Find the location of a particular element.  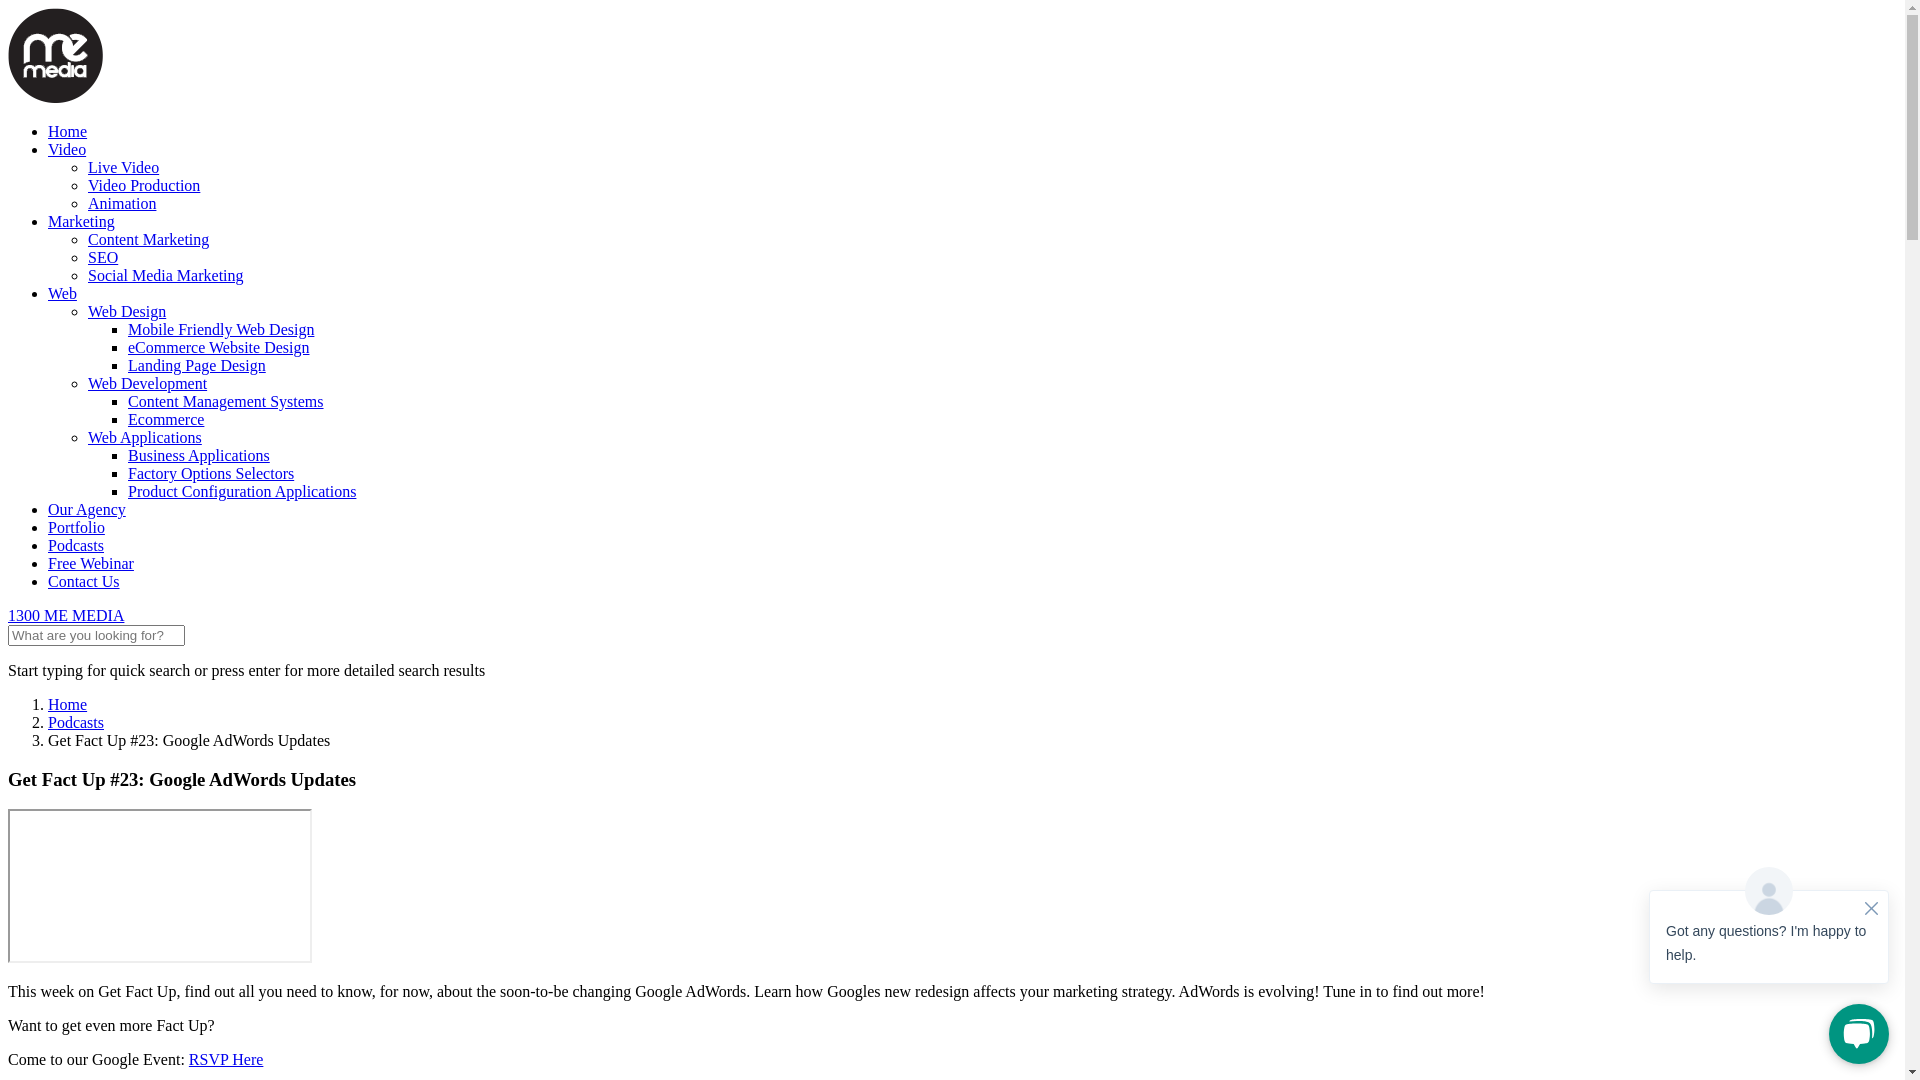

'Landing Page Design' is located at coordinates (196, 365).